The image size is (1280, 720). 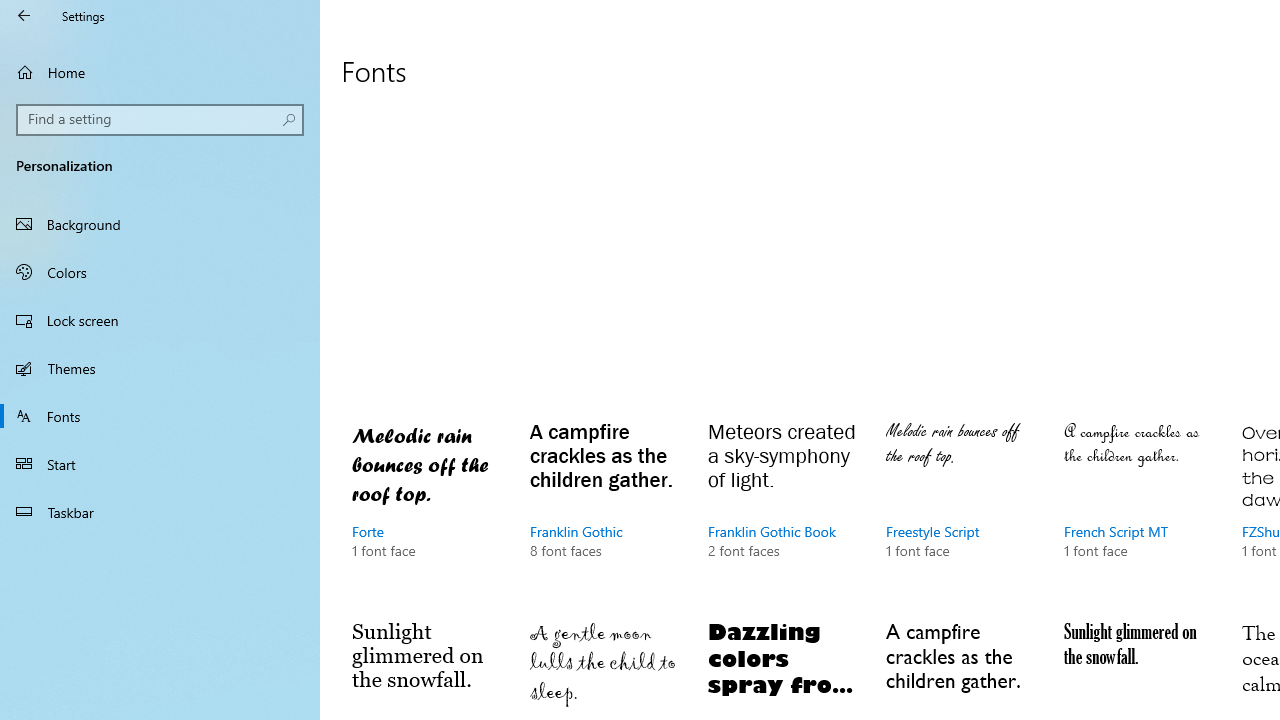 I want to click on 'French Script MT, 1 font face', so click(x=1139, y=508).